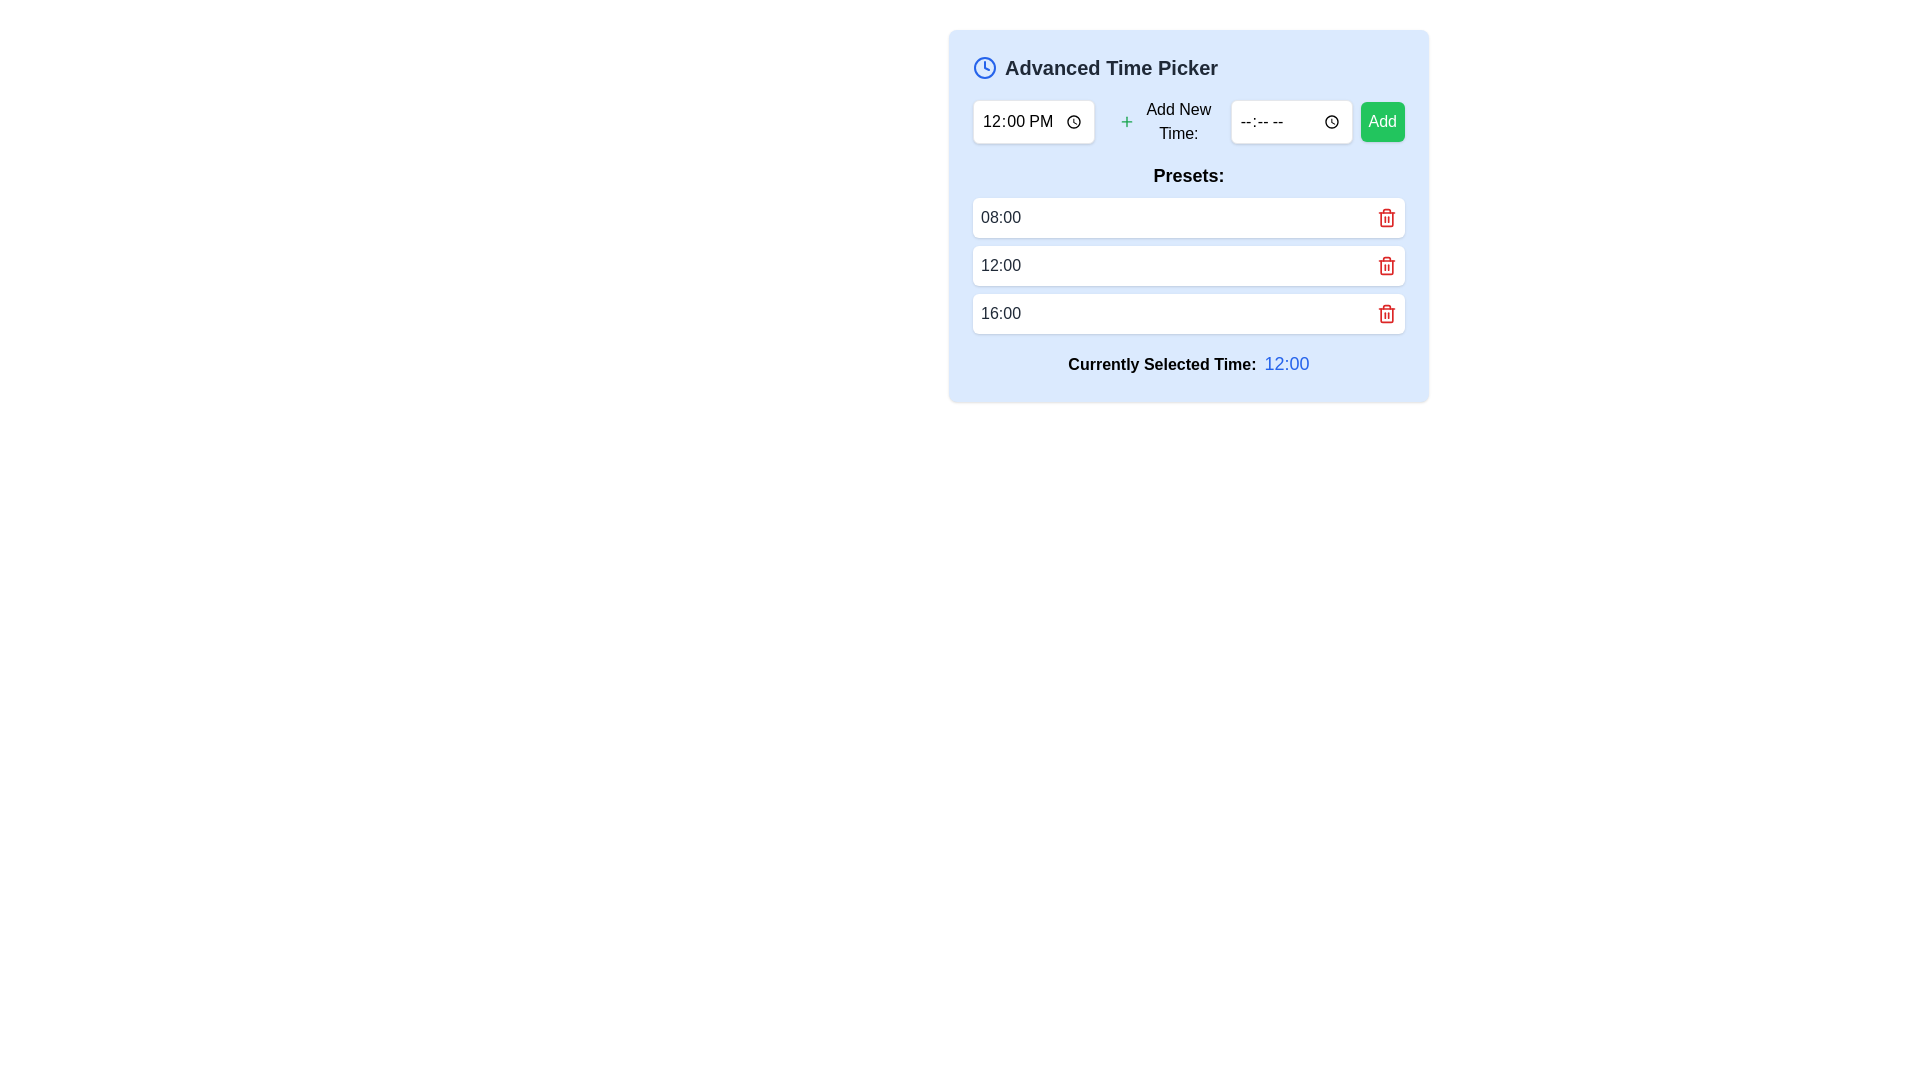 The image size is (1920, 1080). What do you see at coordinates (1189, 175) in the screenshot?
I see `the static text label reading 'Presets:' located at the top of the 'Advanced Time Picker' panel, which is styled with bold and larger font size` at bounding box center [1189, 175].